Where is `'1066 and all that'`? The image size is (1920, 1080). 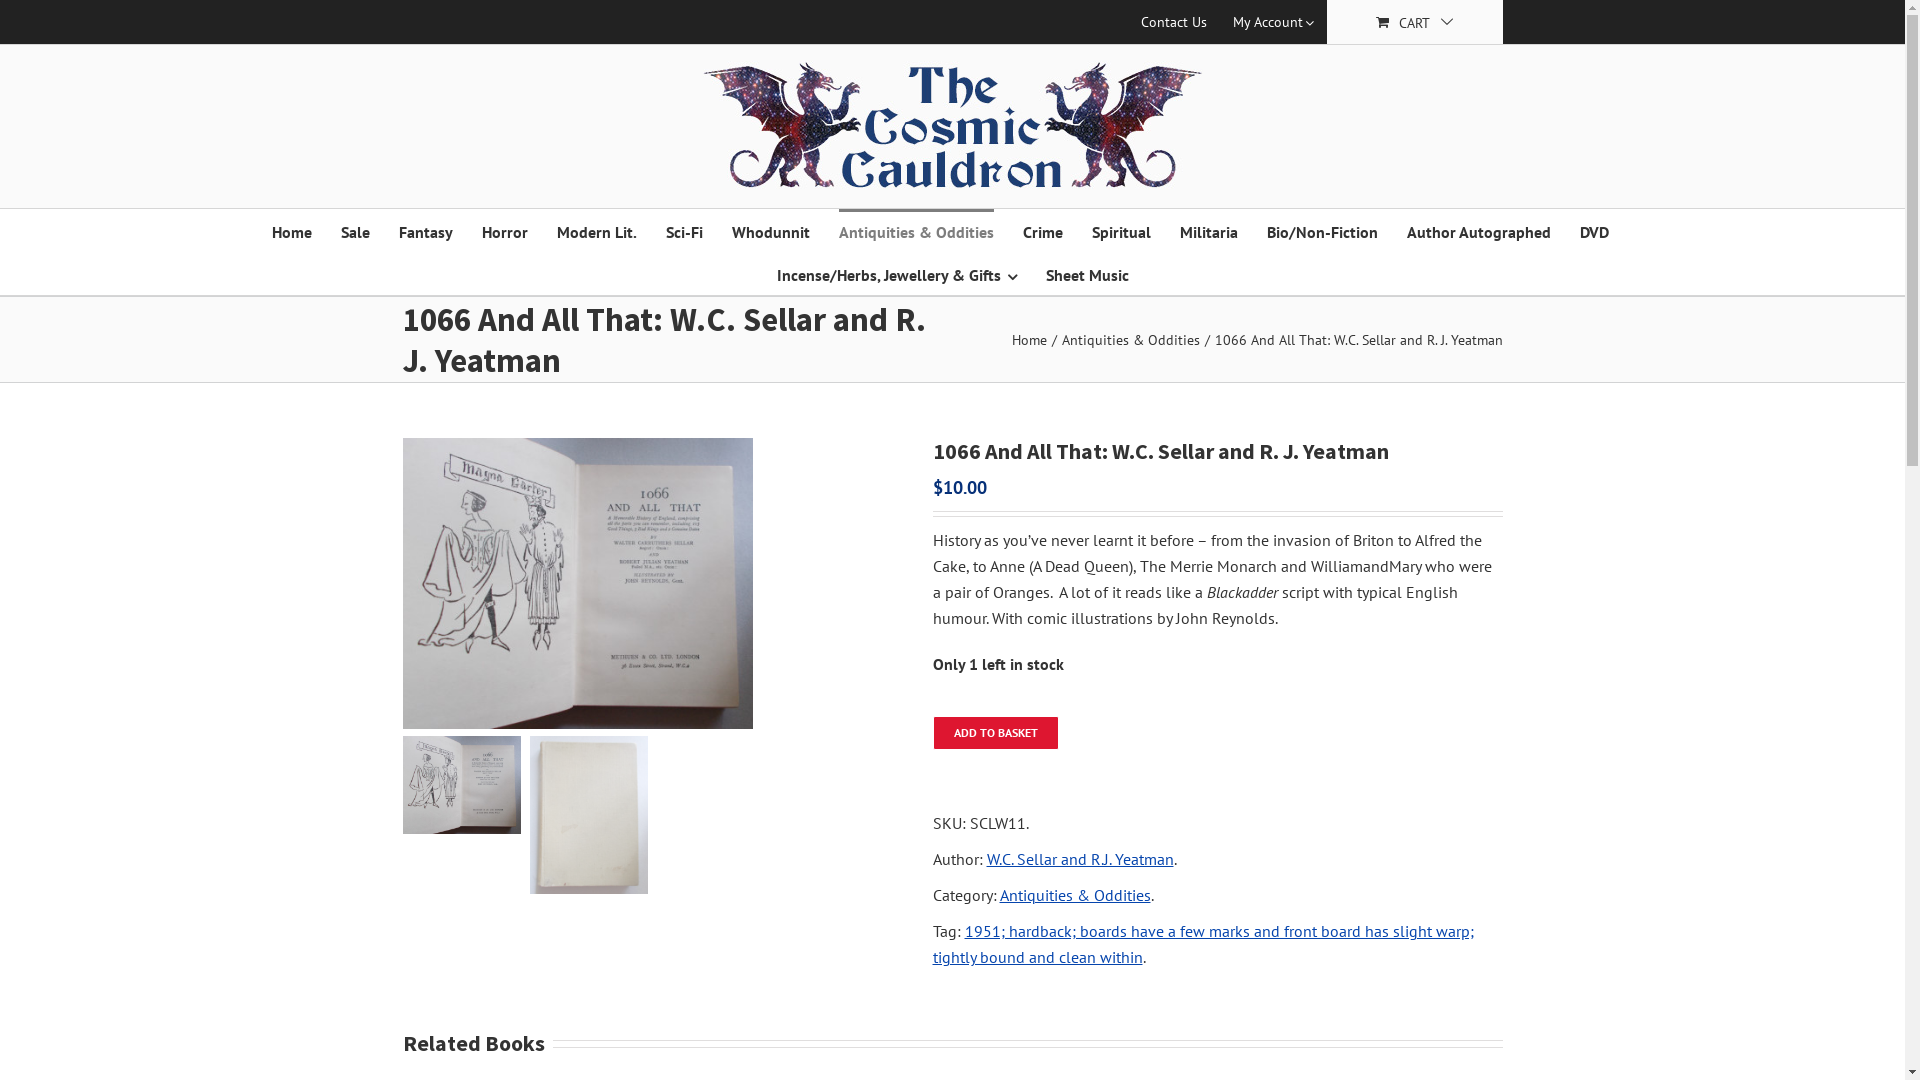 '1066 and all that' is located at coordinates (652, 583).